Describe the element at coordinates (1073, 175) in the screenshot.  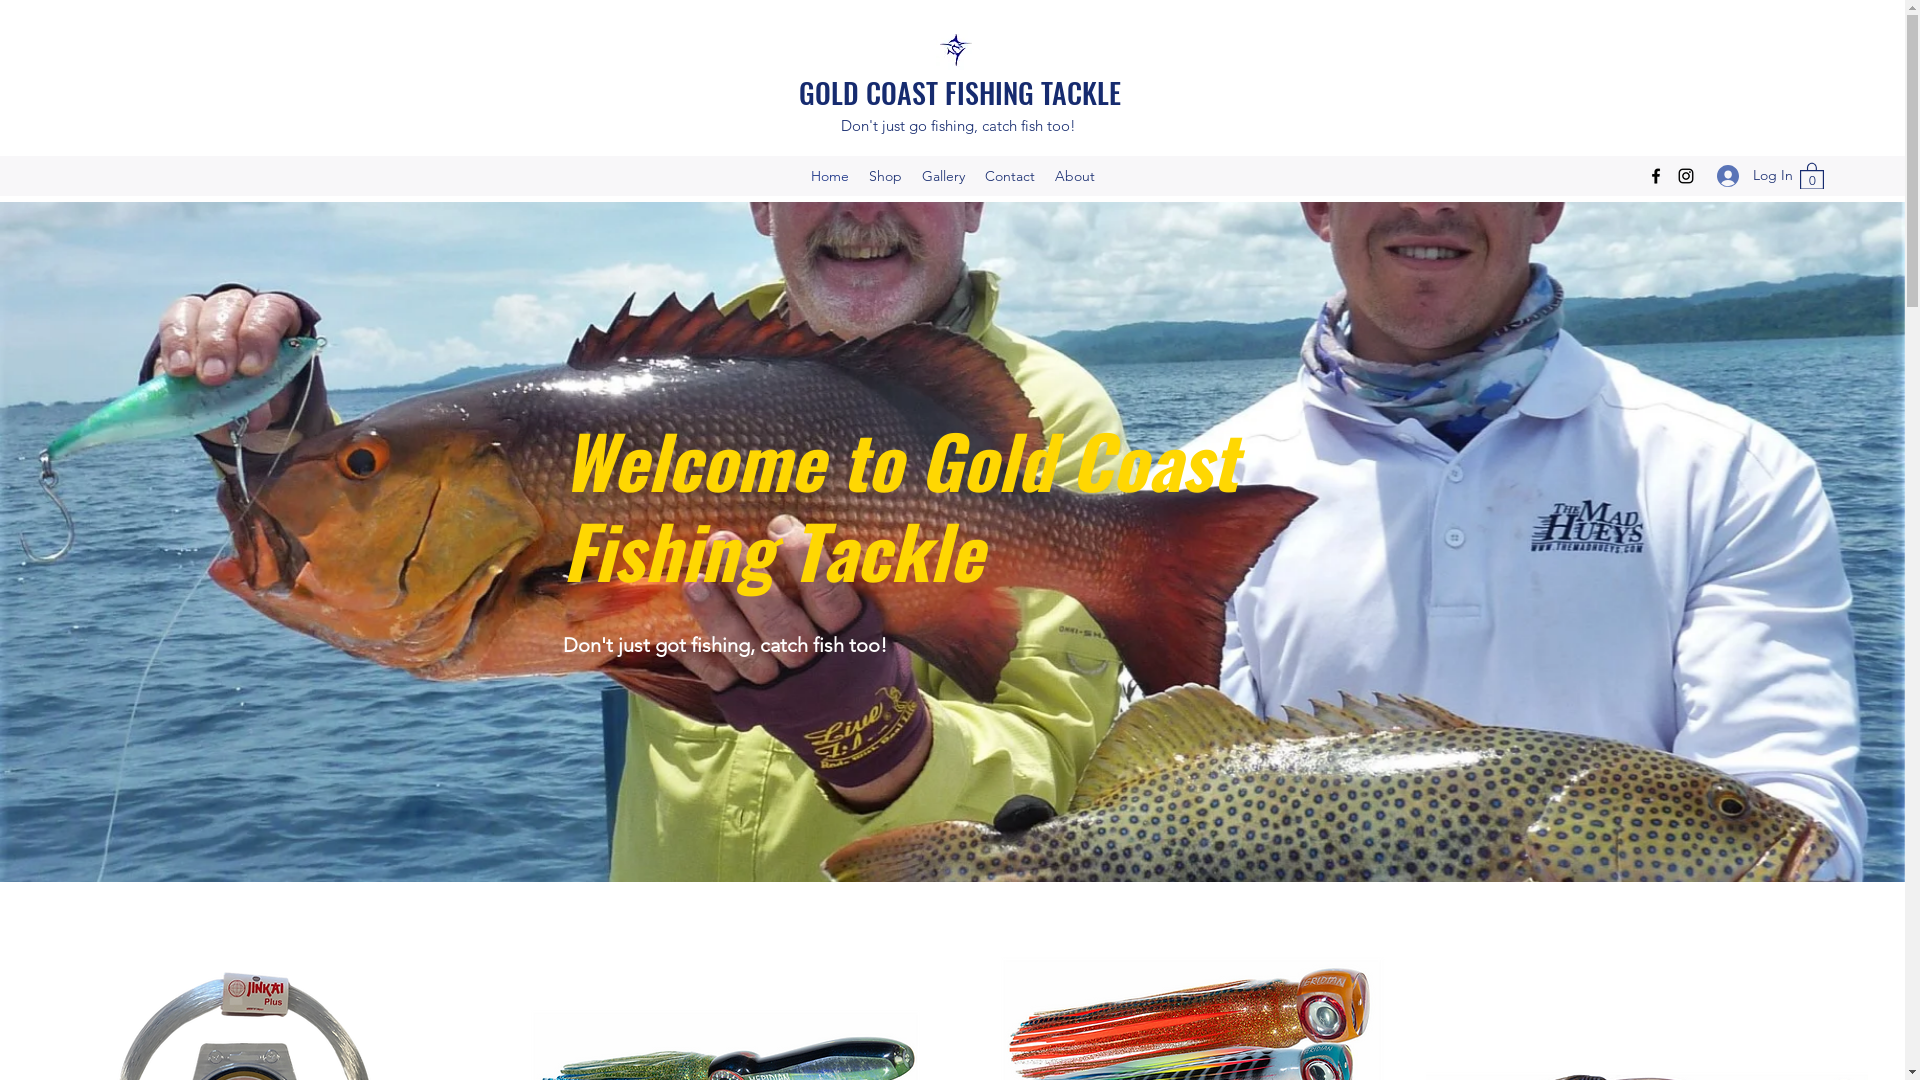
I see `'About'` at that location.